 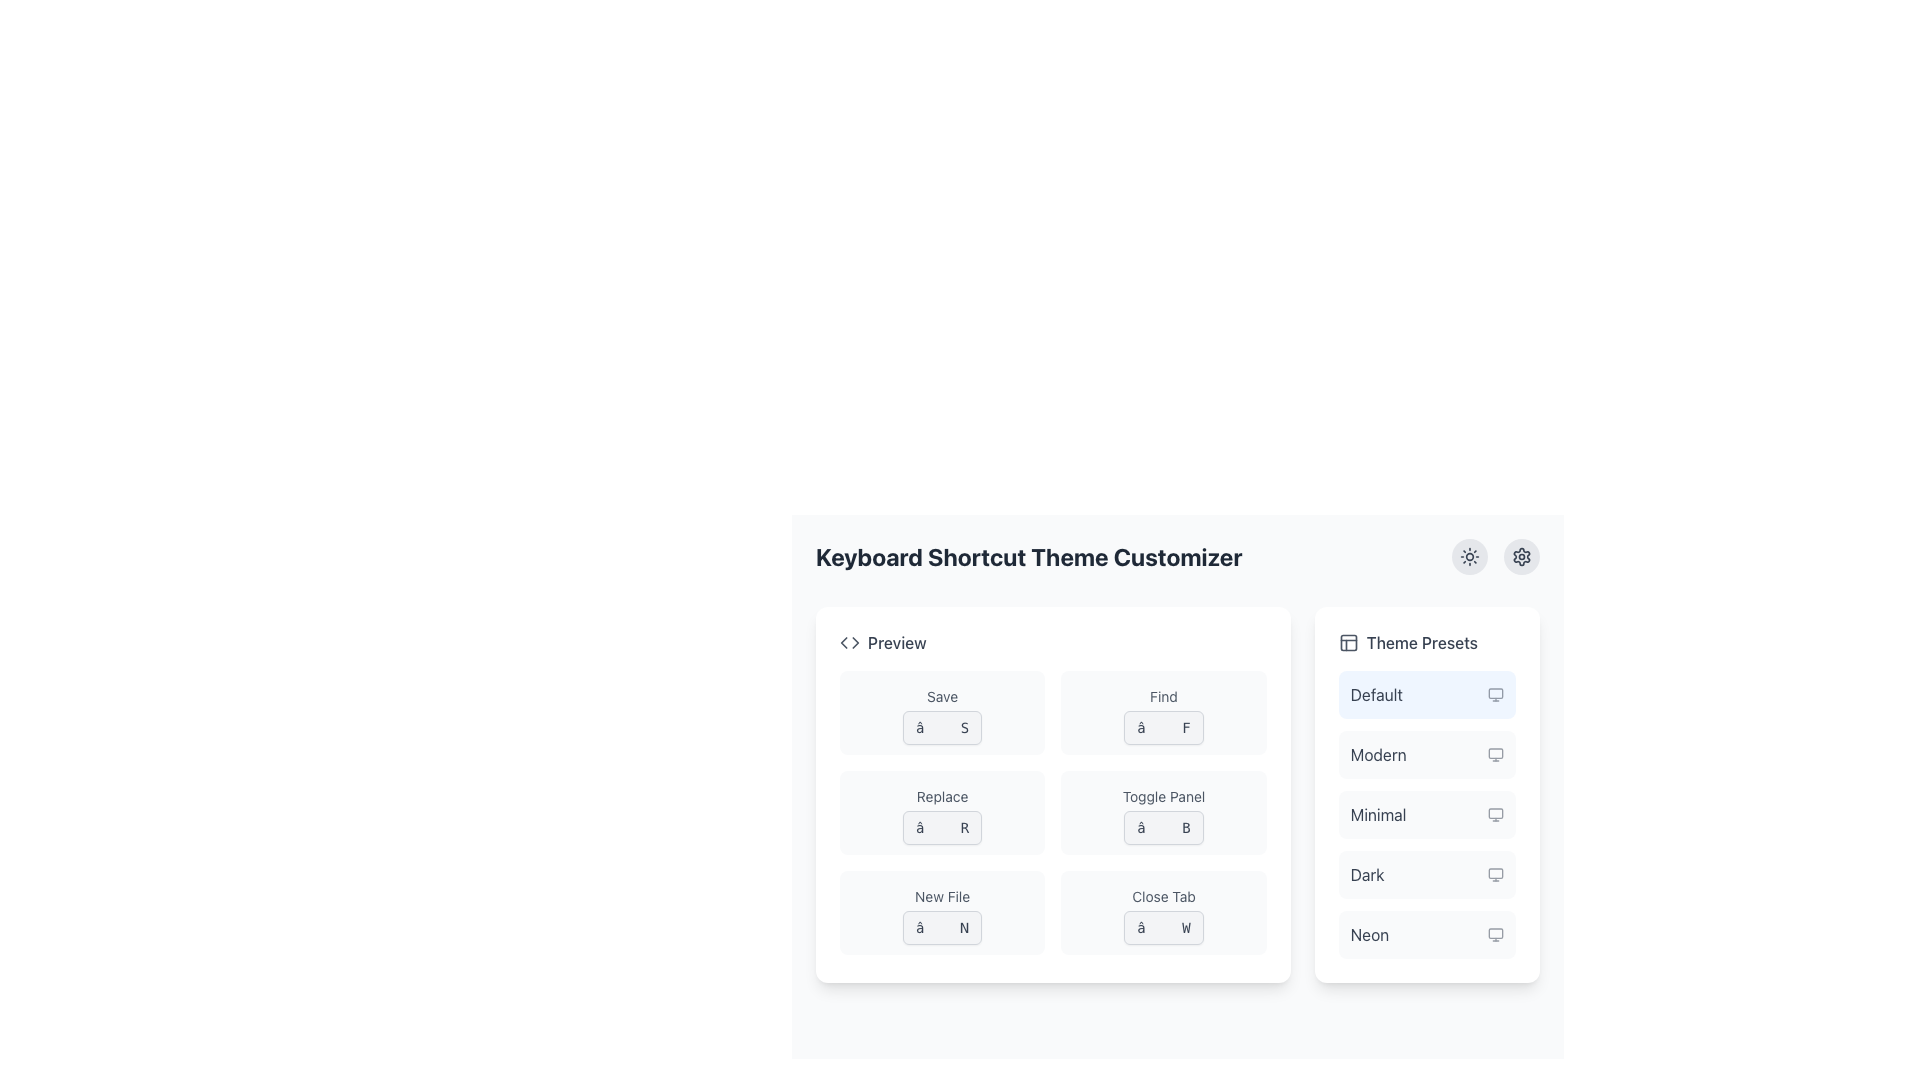 I want to click on the 'Close Tab' text label, which is styled in gray and located in the lower-right quadrant of the interface under the 'Preview' section, so click(x=1163, y=896).